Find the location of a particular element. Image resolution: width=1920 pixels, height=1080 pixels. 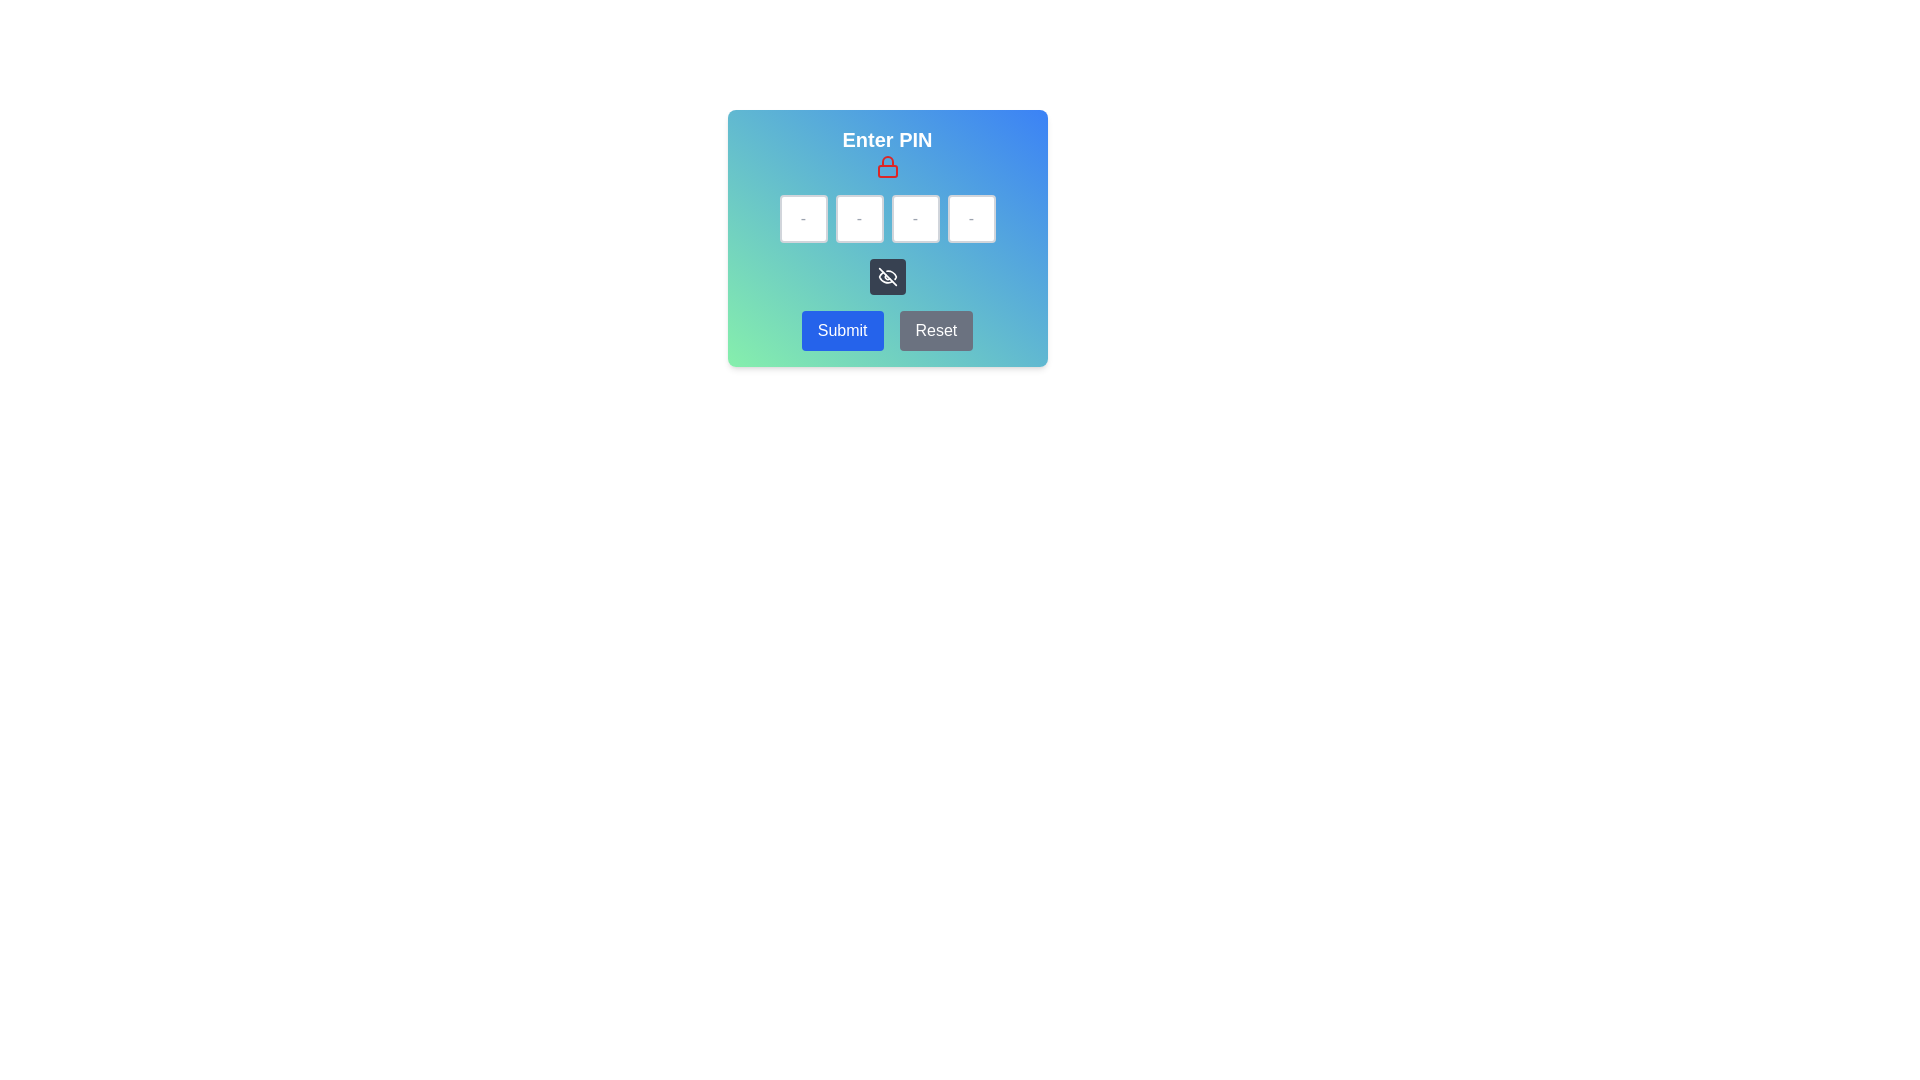

the 'Enter PIN' text label, which is styled in bold white font and located at the top center of the dialog box is located at coordinates (886, 138).